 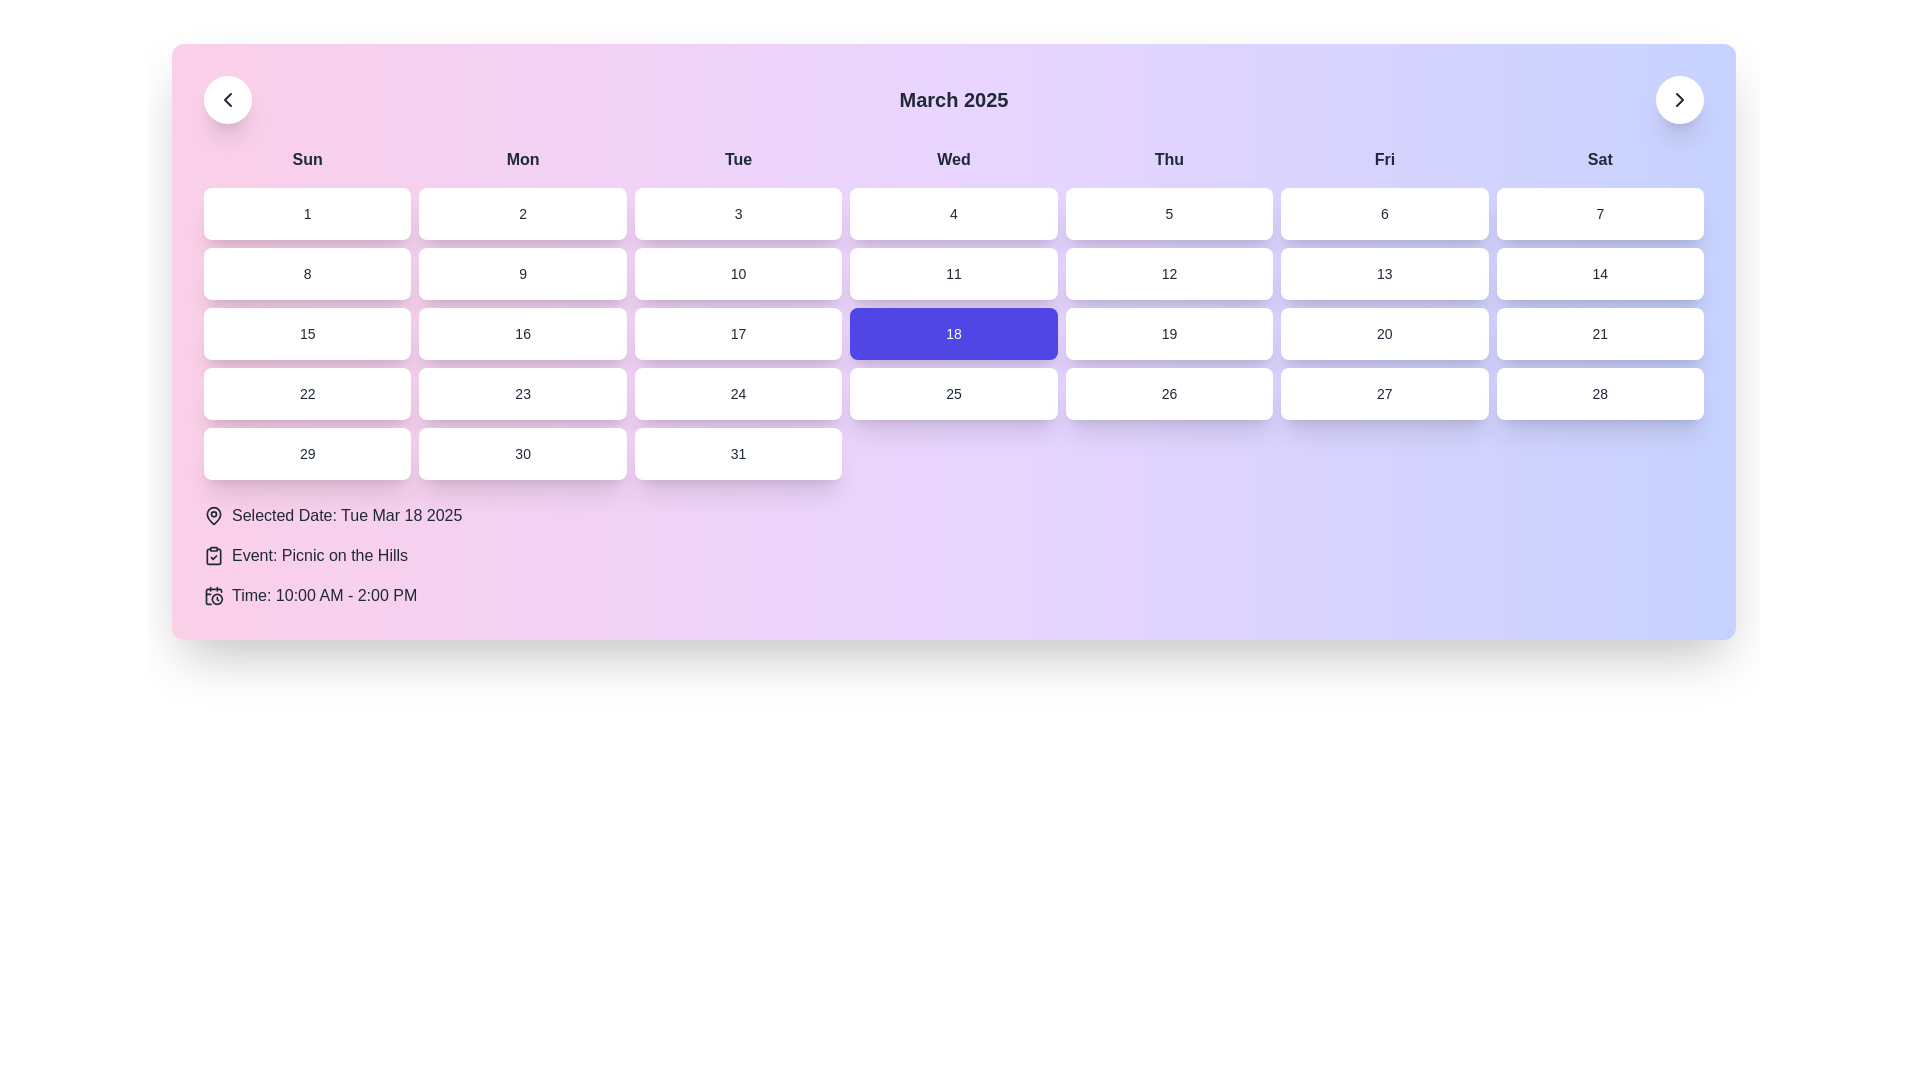 What do you see at coordinates (1600, 158) in the screenshot?
I see `the 'Sat' text label in the calendar grid that indicates Saturdays, which is located at the top of the calendar interface` at bounding box center [1600, 158].